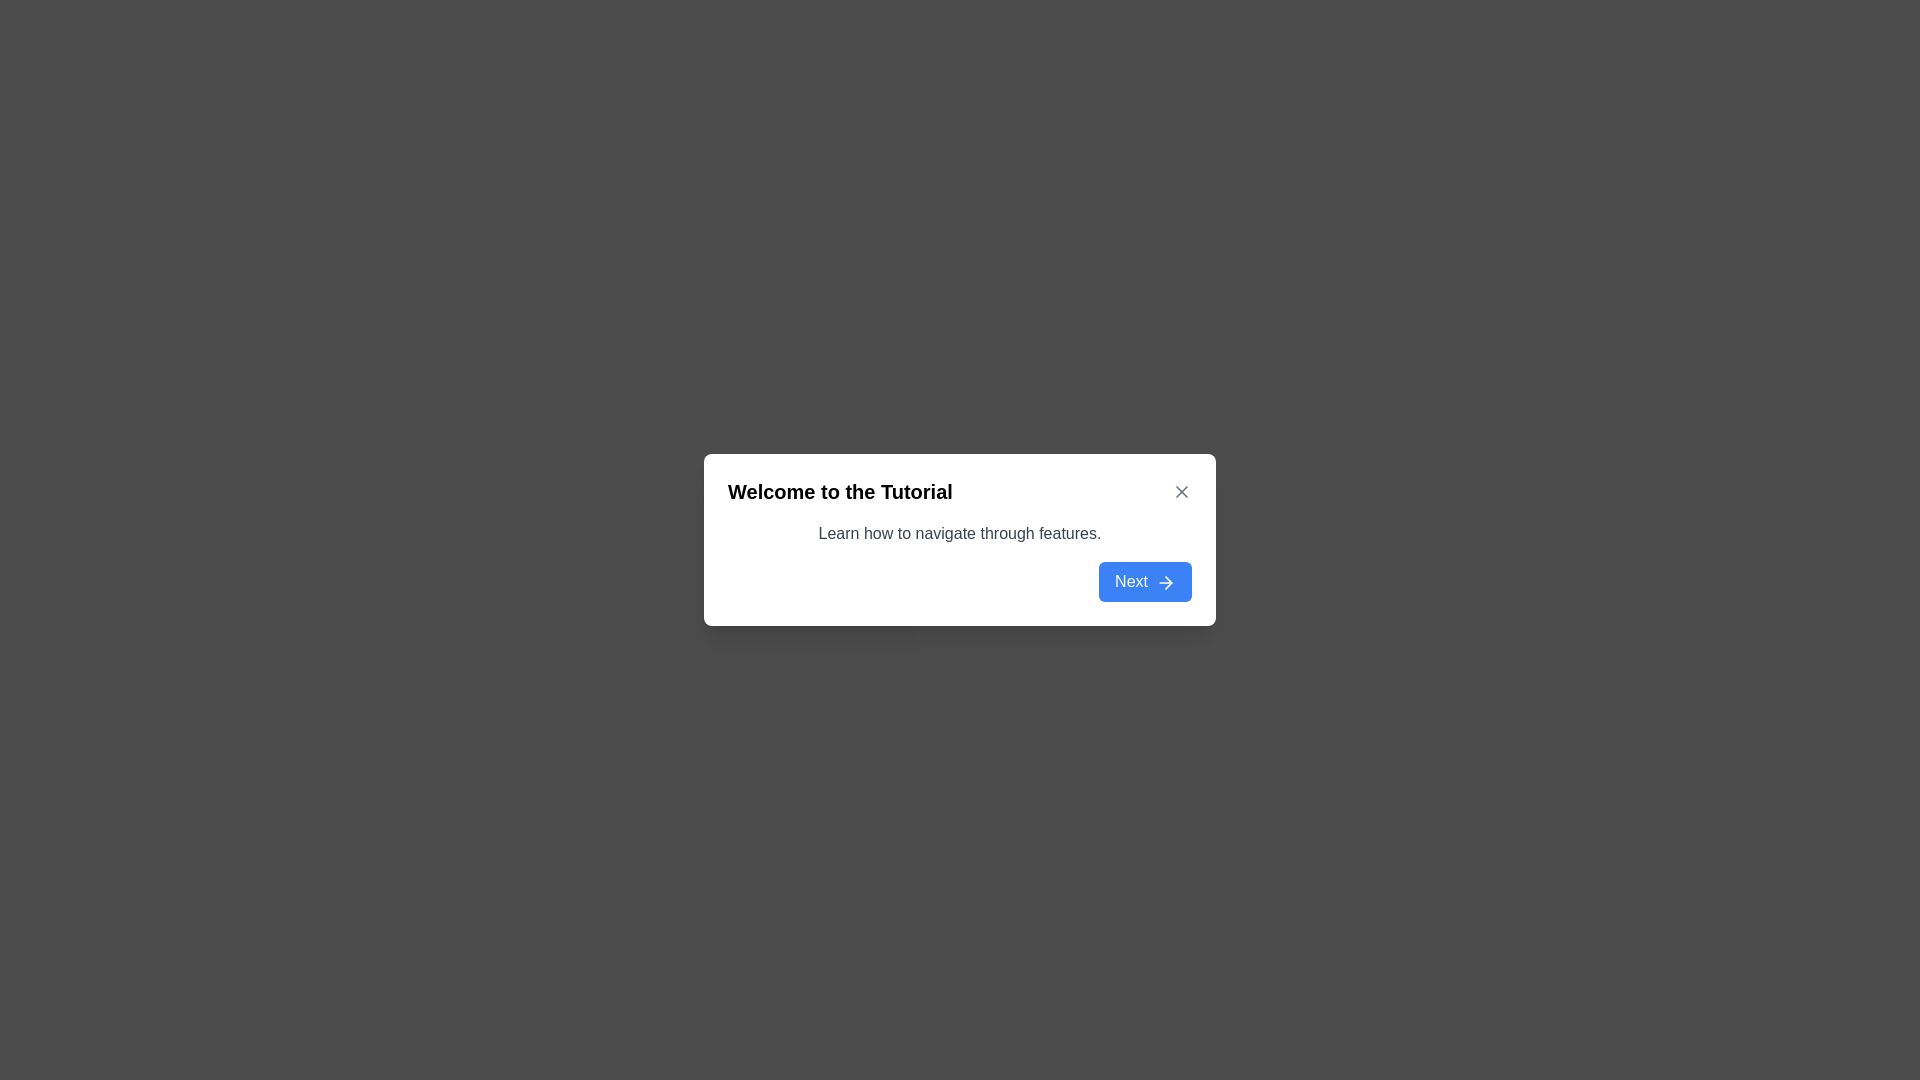 This screenshot has height=1080, width=1920. What do you see at coordinates (1181, 492) in the screenshot?
I see `the close button, a small SVG icon depicting a diagonal cross located at the upper-right corner of the modal window` at bounding box center [1181, 492].